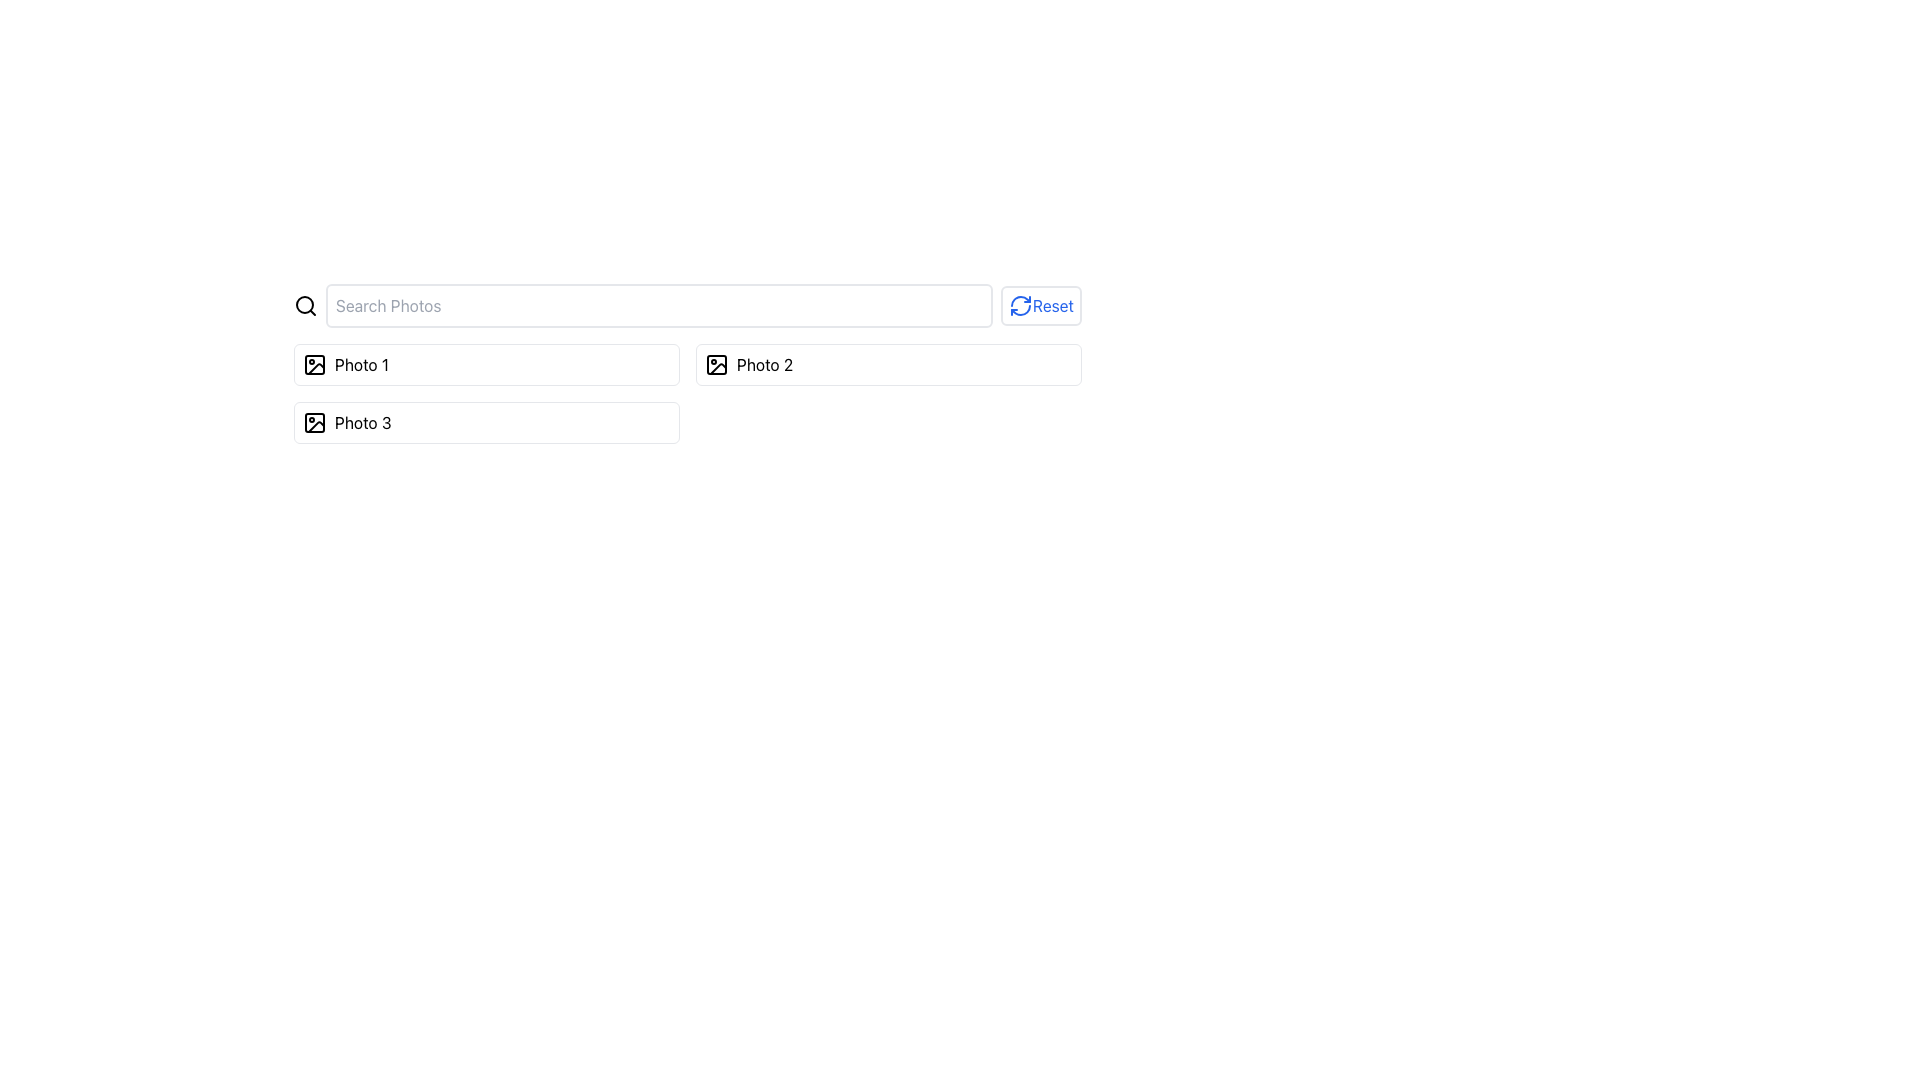 The image size is (1920, 1080). I want to click on the reset icon located in the upper-right corner of the component labeled 'Reset', so click(1020, 305).